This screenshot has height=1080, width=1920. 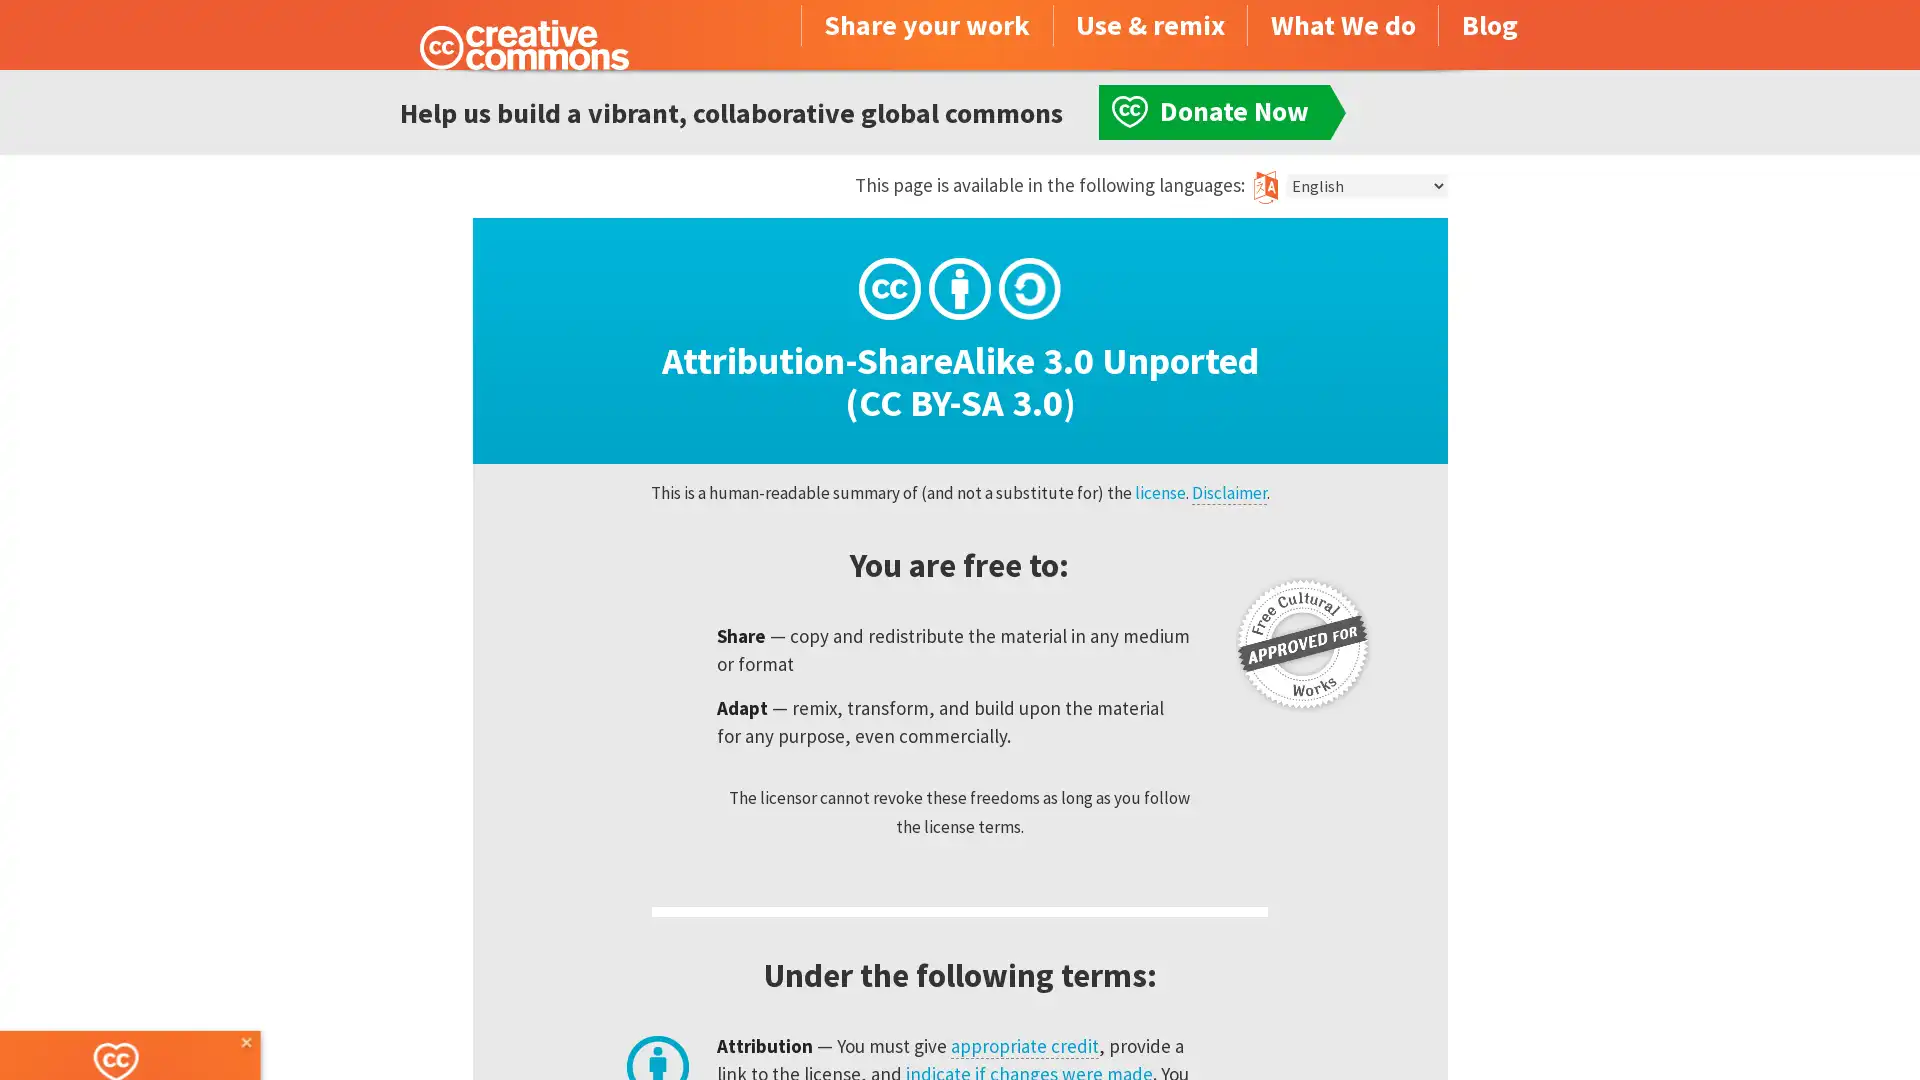 I want to click on Donate Now, so click(x=143, y=1026).